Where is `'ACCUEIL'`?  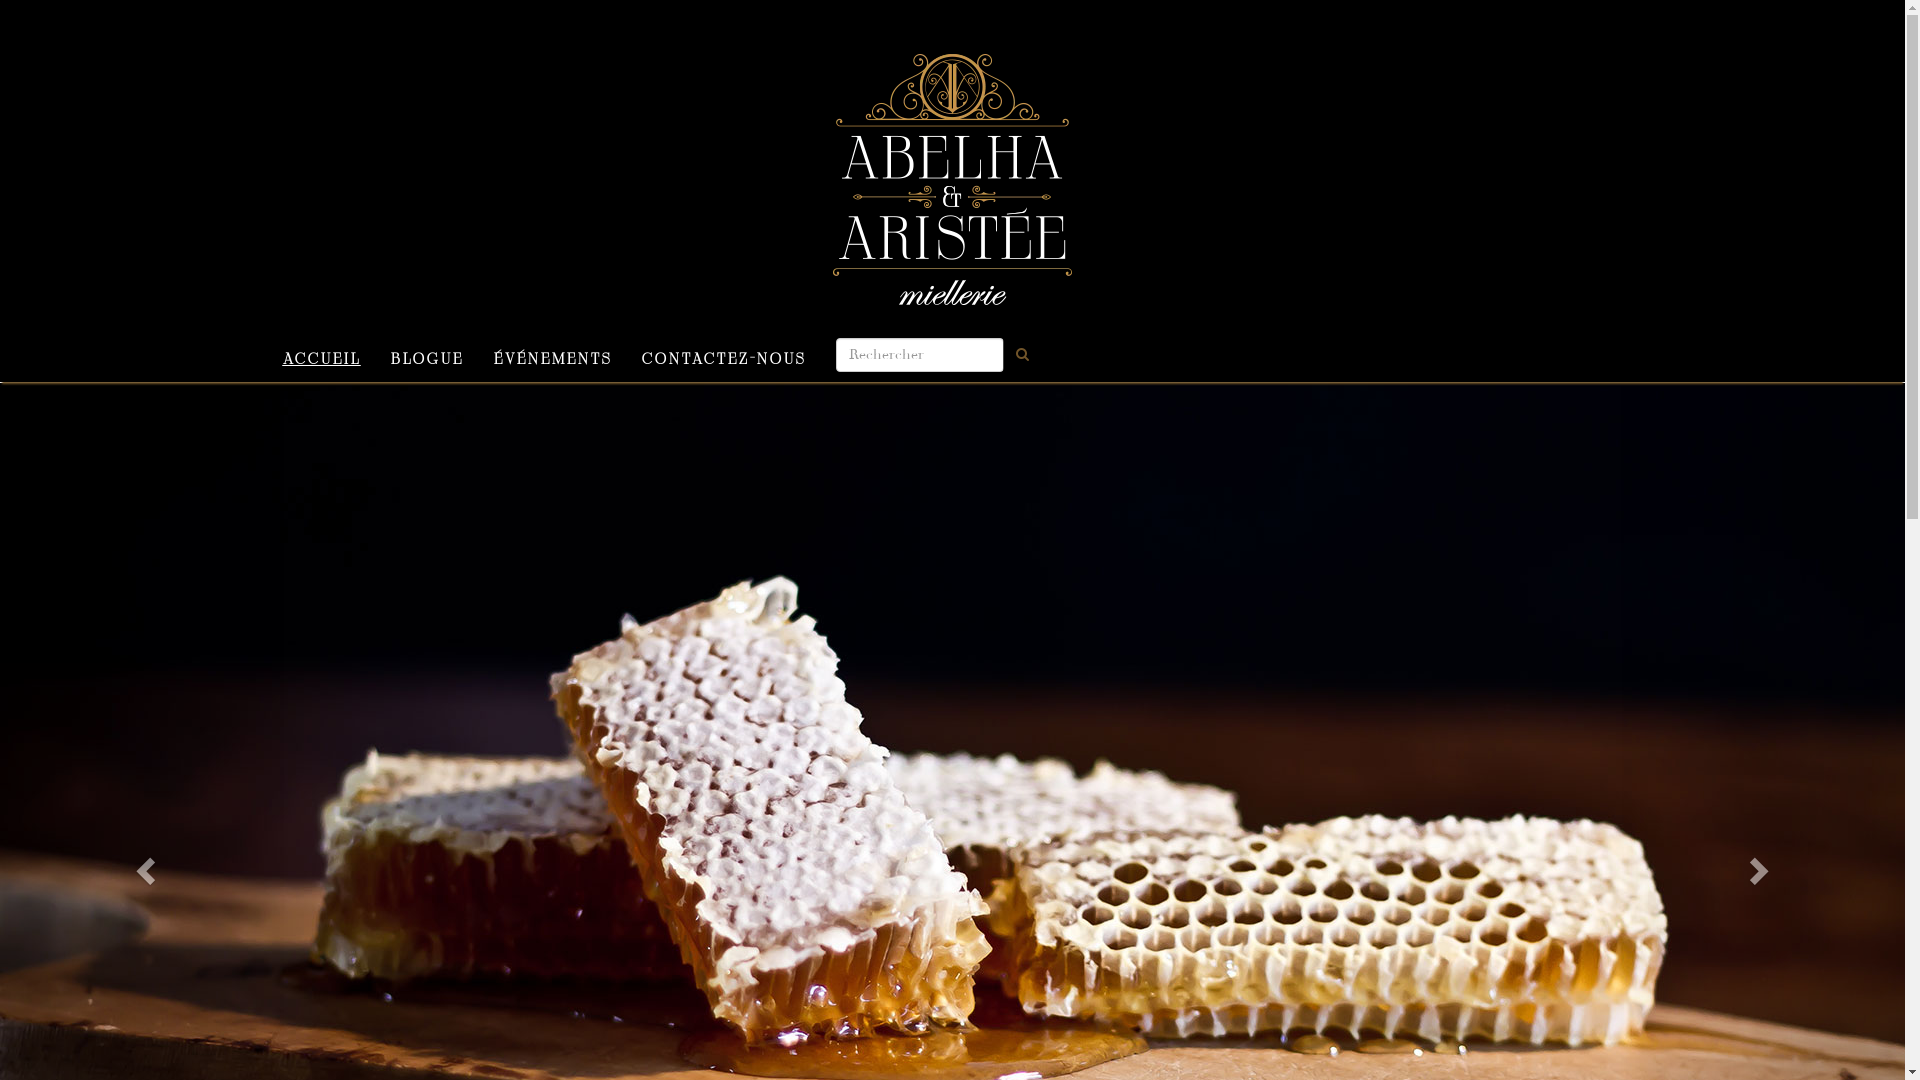 'ACCUEIL' is located at coordinates (321, 354).